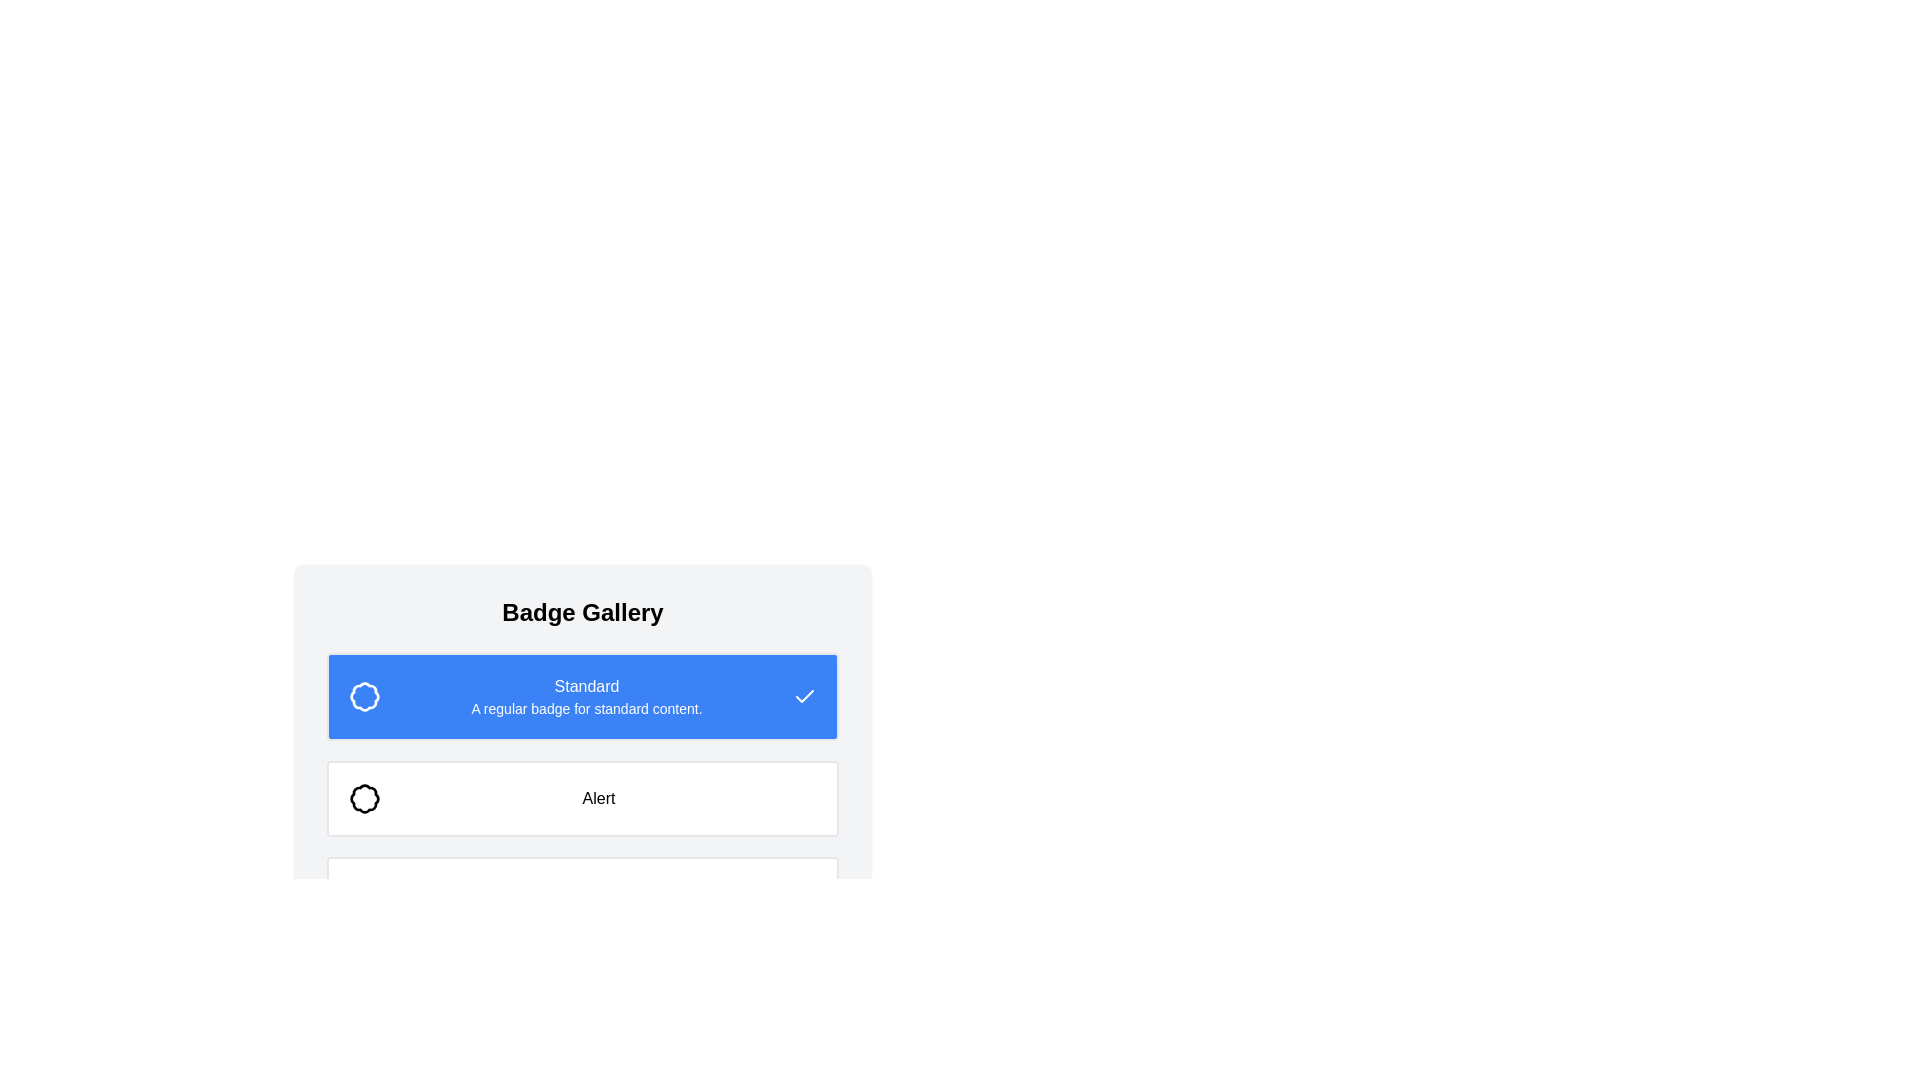 The image size is (1920, 1080). I want to click on the text block that displays the title 'Standard' and the subtitle 'A regular badge for standard content.' on a blue background, located towards the center-right of the blue panel, so click(585, 696).